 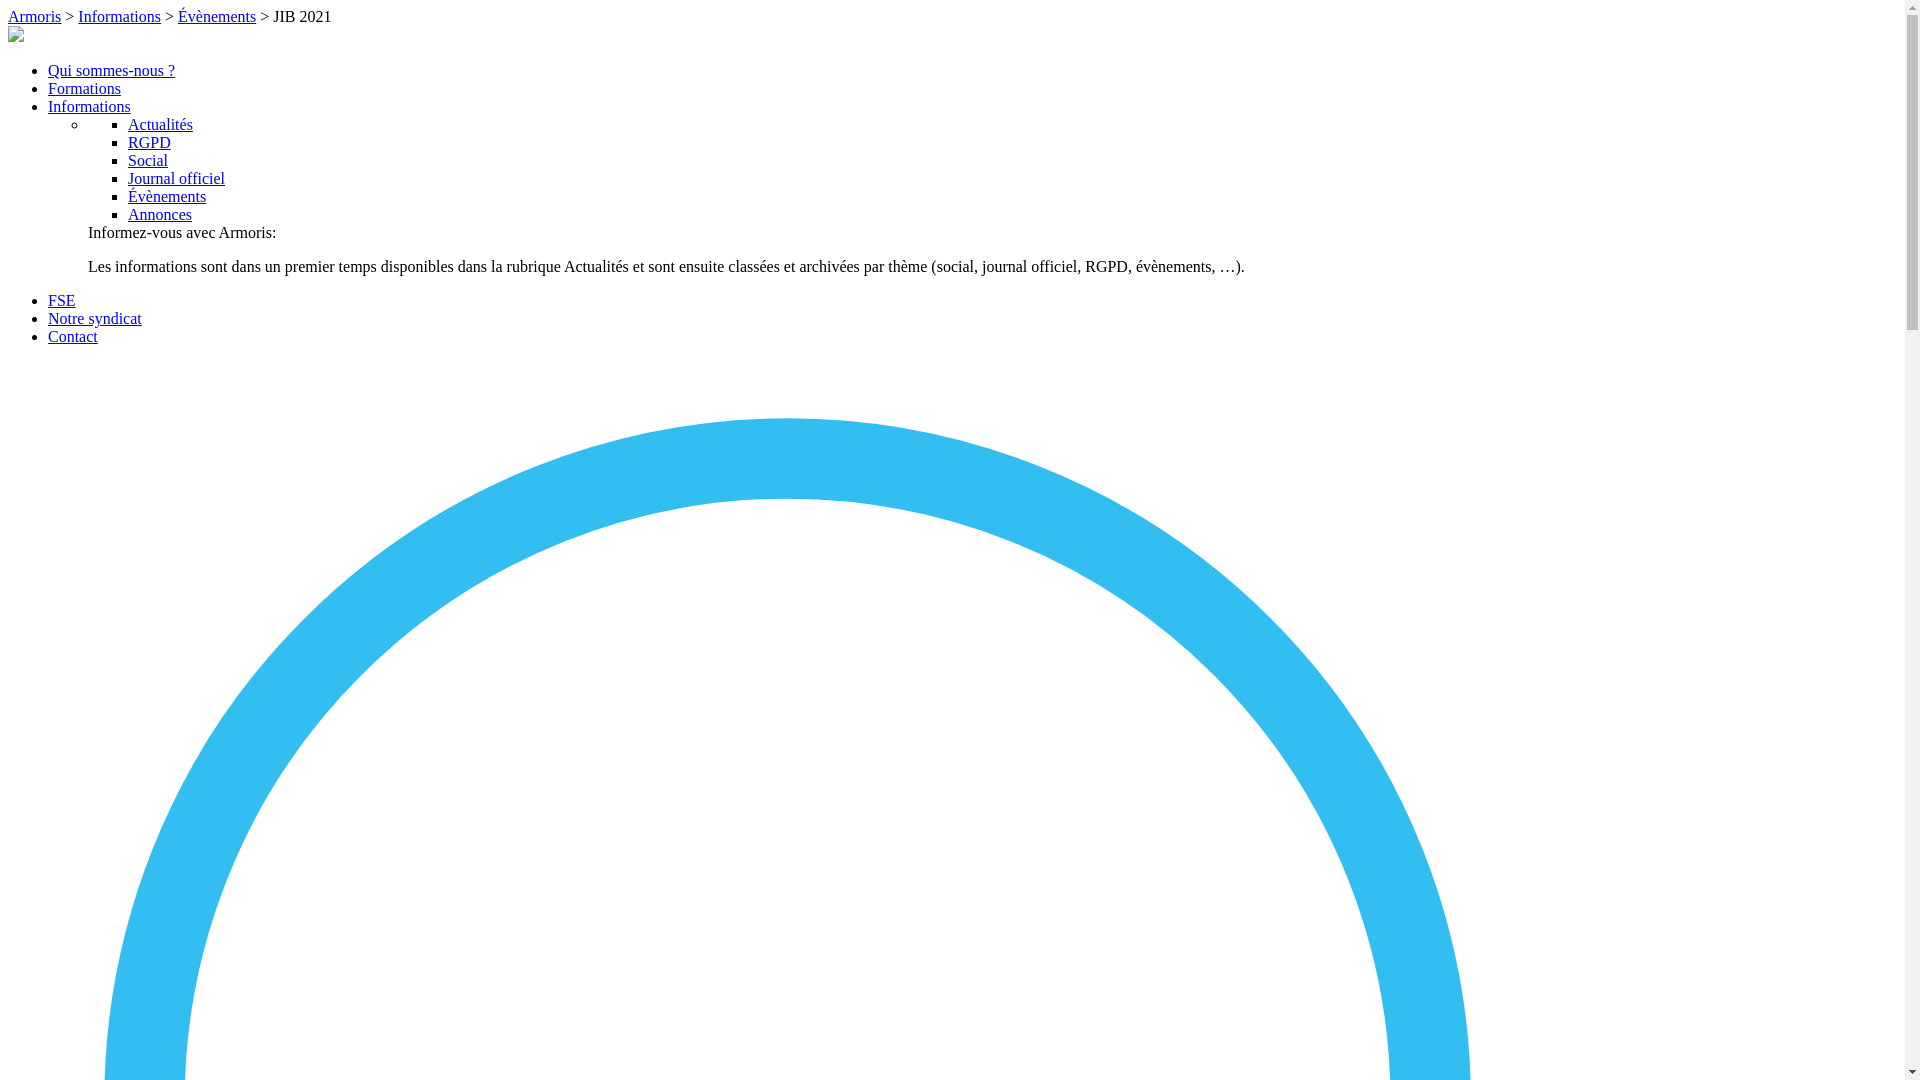 I want to click on 'Informations', so click(x=118, y=16).